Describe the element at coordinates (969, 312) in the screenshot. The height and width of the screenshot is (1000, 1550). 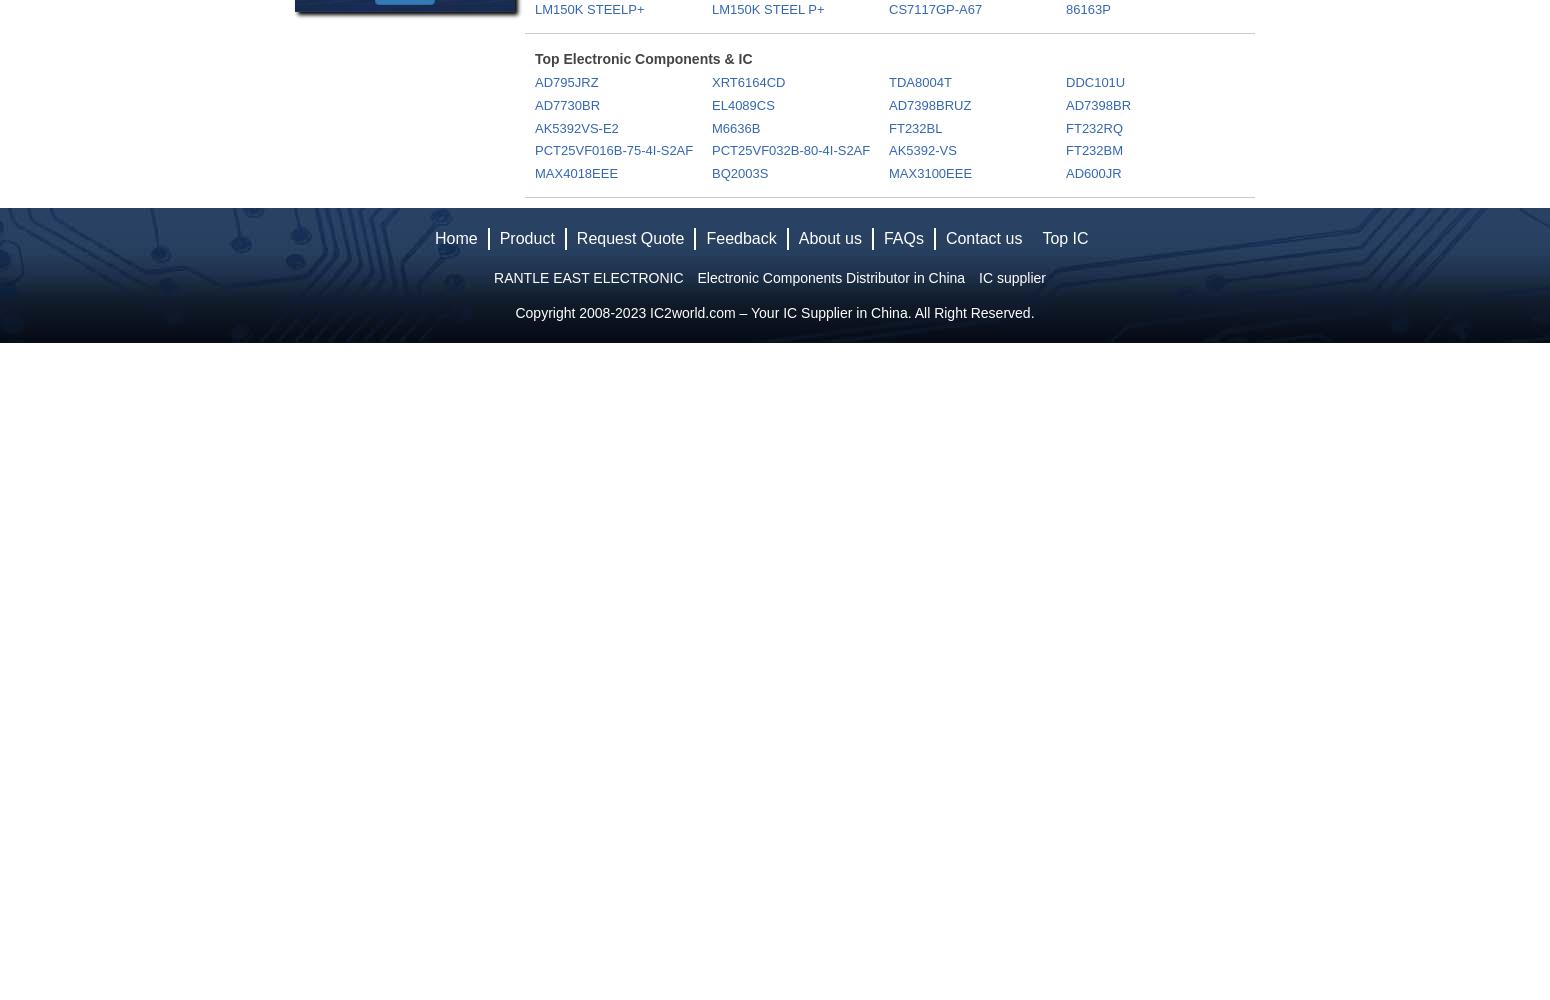
I see `'. All Right Reserved.'` at that location.